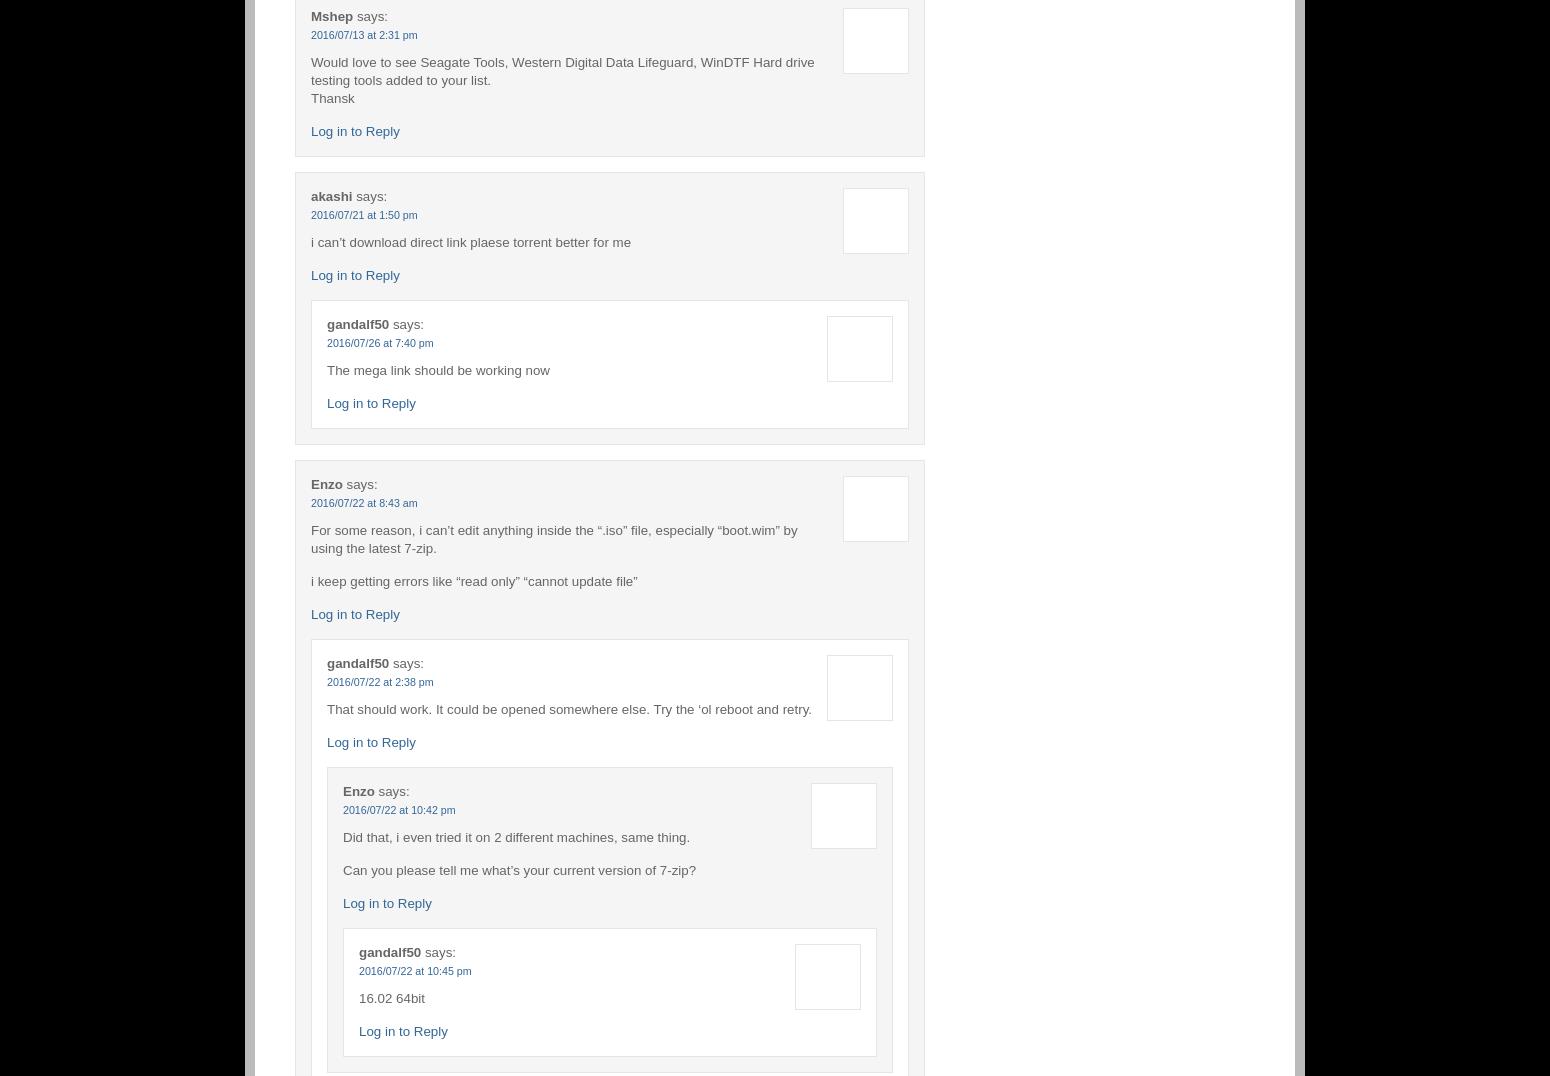 This screenshot has height=1076, width=1550. What do you see at coordinates (362, 501) in the screenshot?
I see `'2016/07/22 at 8:43 am'` at bounding box center [362, 501].